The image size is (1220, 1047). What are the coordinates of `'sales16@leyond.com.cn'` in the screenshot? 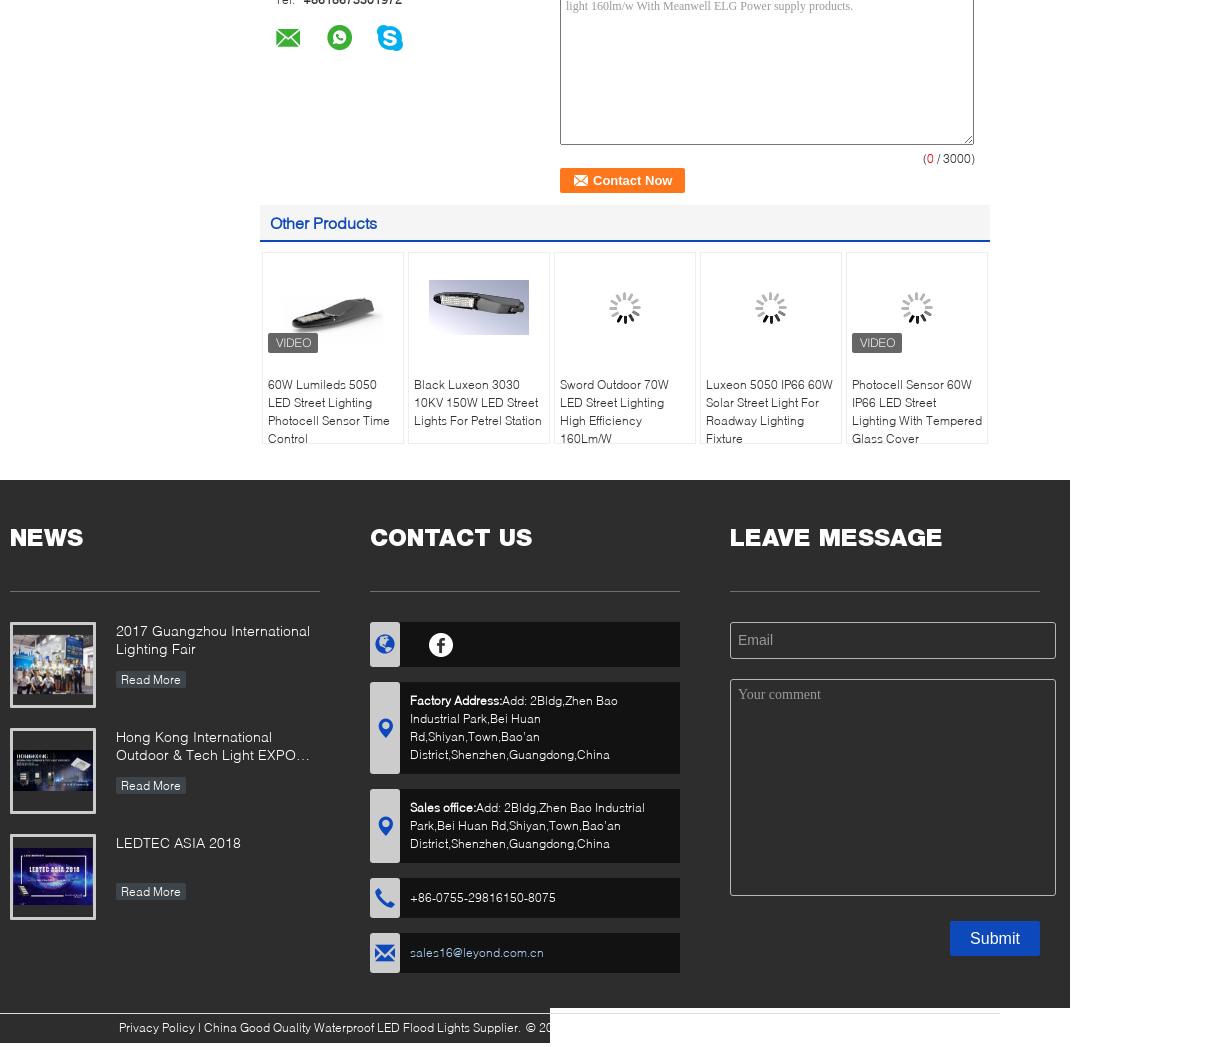 It's located at (476, 951).